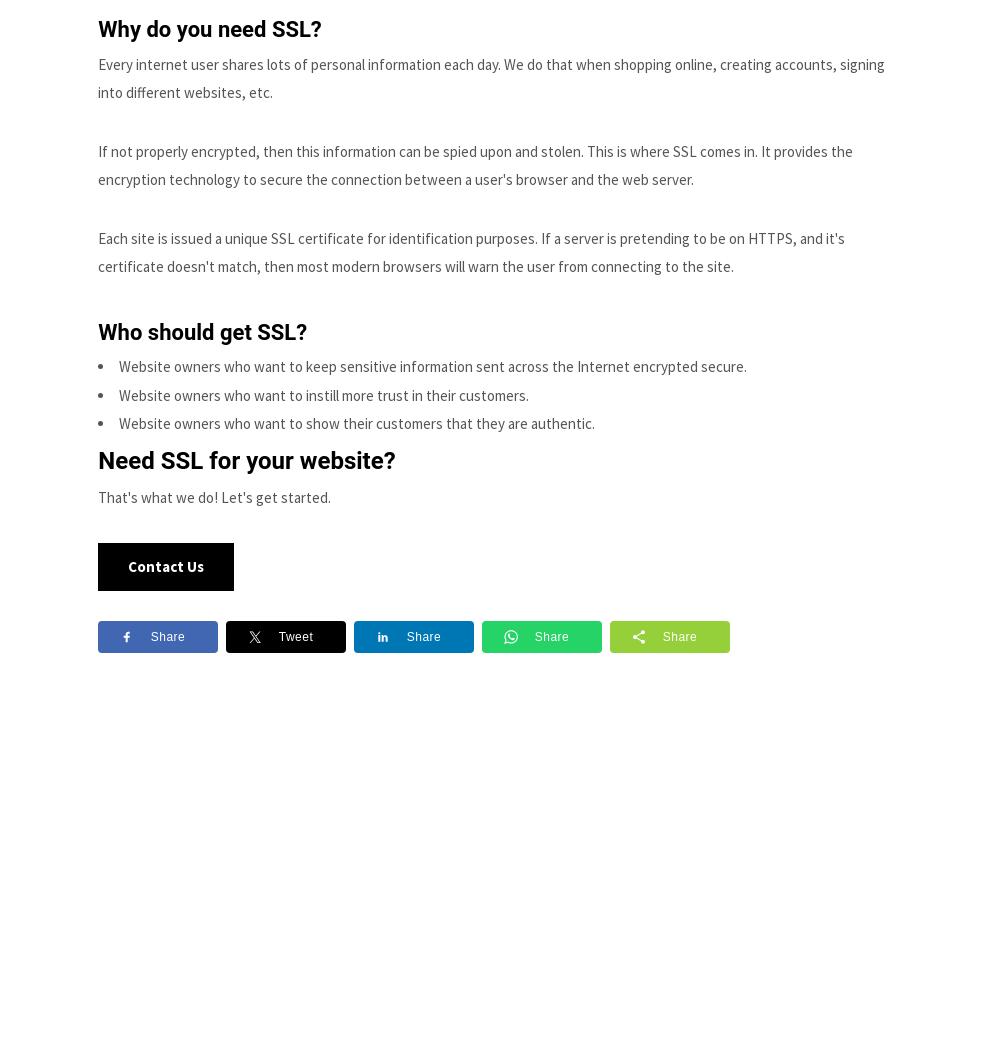 This screenshot has width=1000, height=1042. Describe the element at coordinates (356, 422) in the screenshot. I see `'Website owners who want to show their customers that they are authentic.'` at that location.